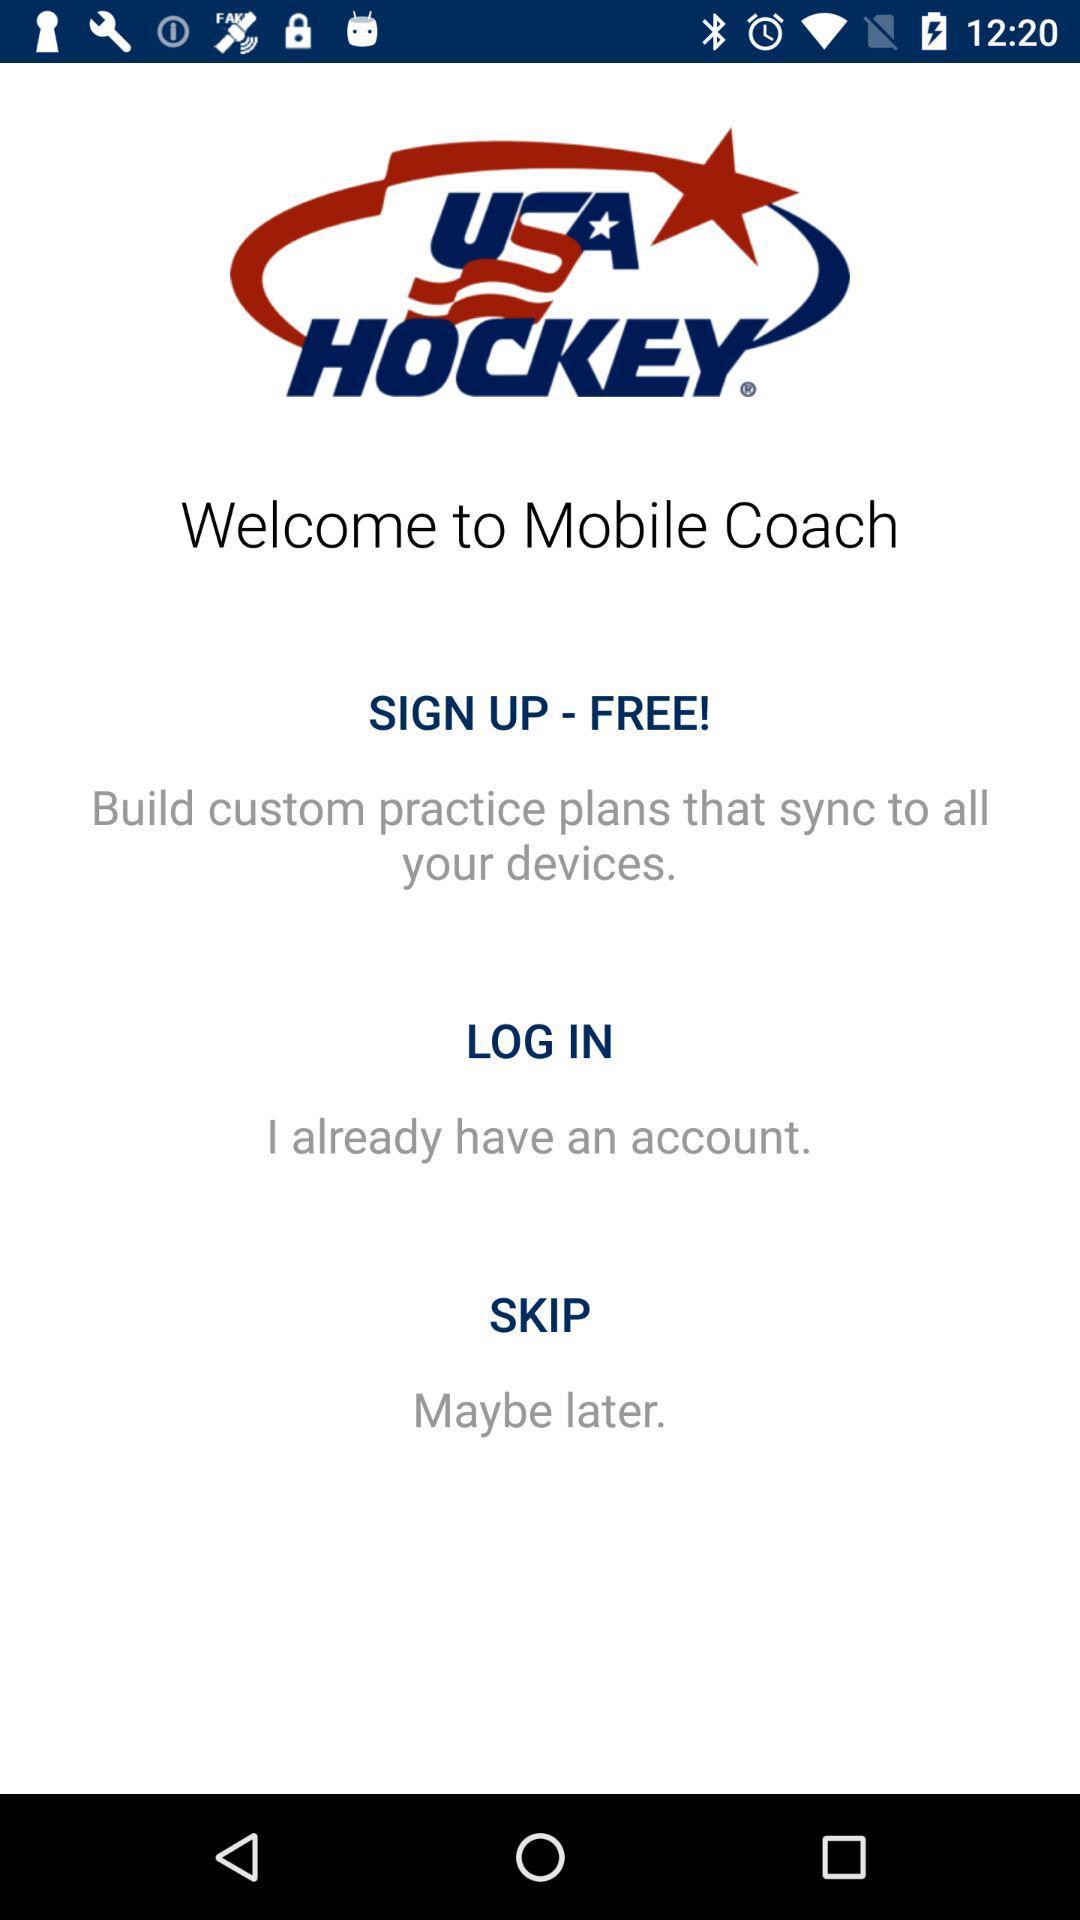 This screenshot has height=1920, width=1080. Describe the element at coordinates (540, 1040) in the screenshot. I see `the icon above i already have item` at that location.